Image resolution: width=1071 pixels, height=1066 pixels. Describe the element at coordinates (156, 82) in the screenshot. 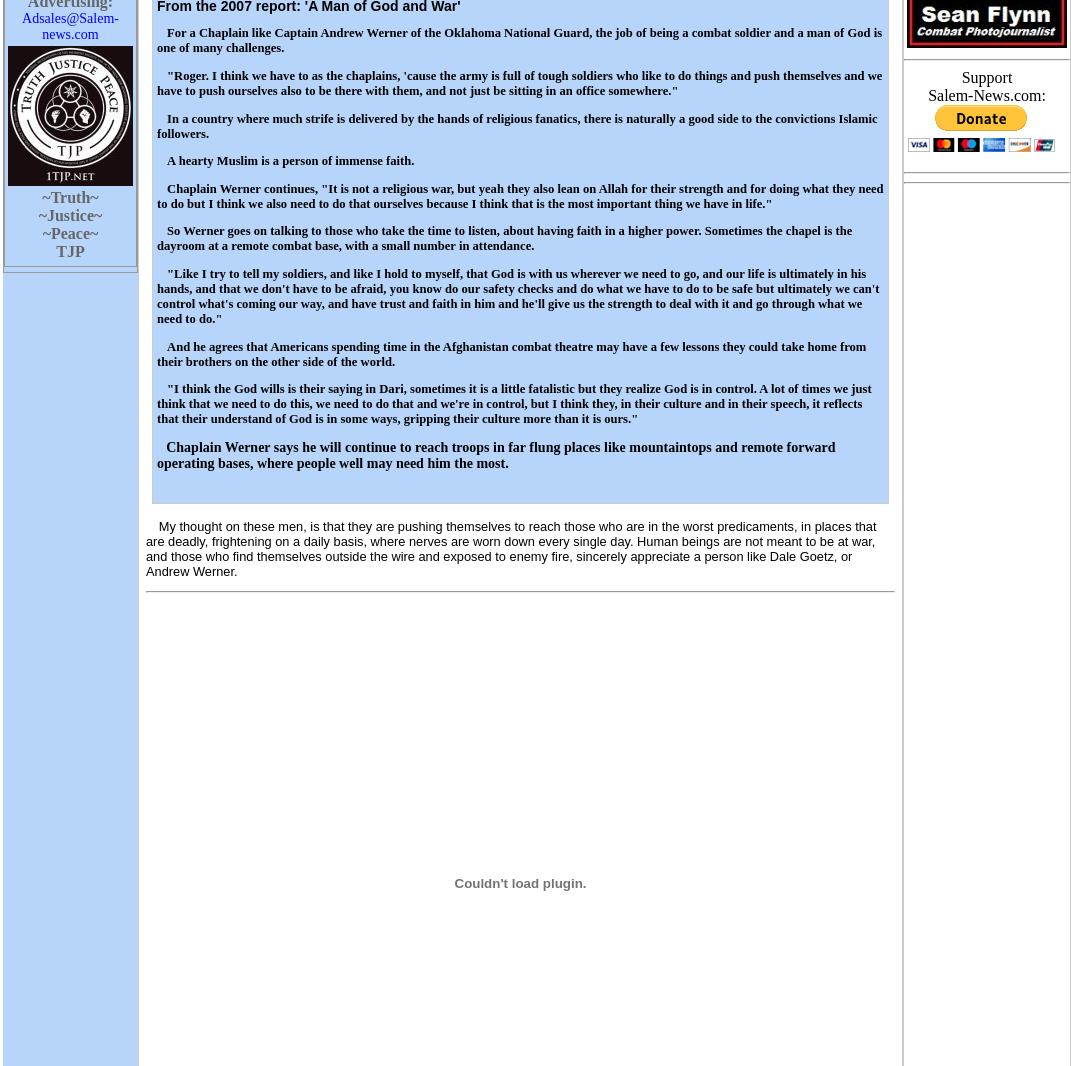

I see `'"Roger. I think we have to as the chaplains, 'cause the army is full of tough soldiers who like to do things and push themselves and we have to push ourselves also to be there with them, and not just be sitting in an office somewhere."'` at that location.